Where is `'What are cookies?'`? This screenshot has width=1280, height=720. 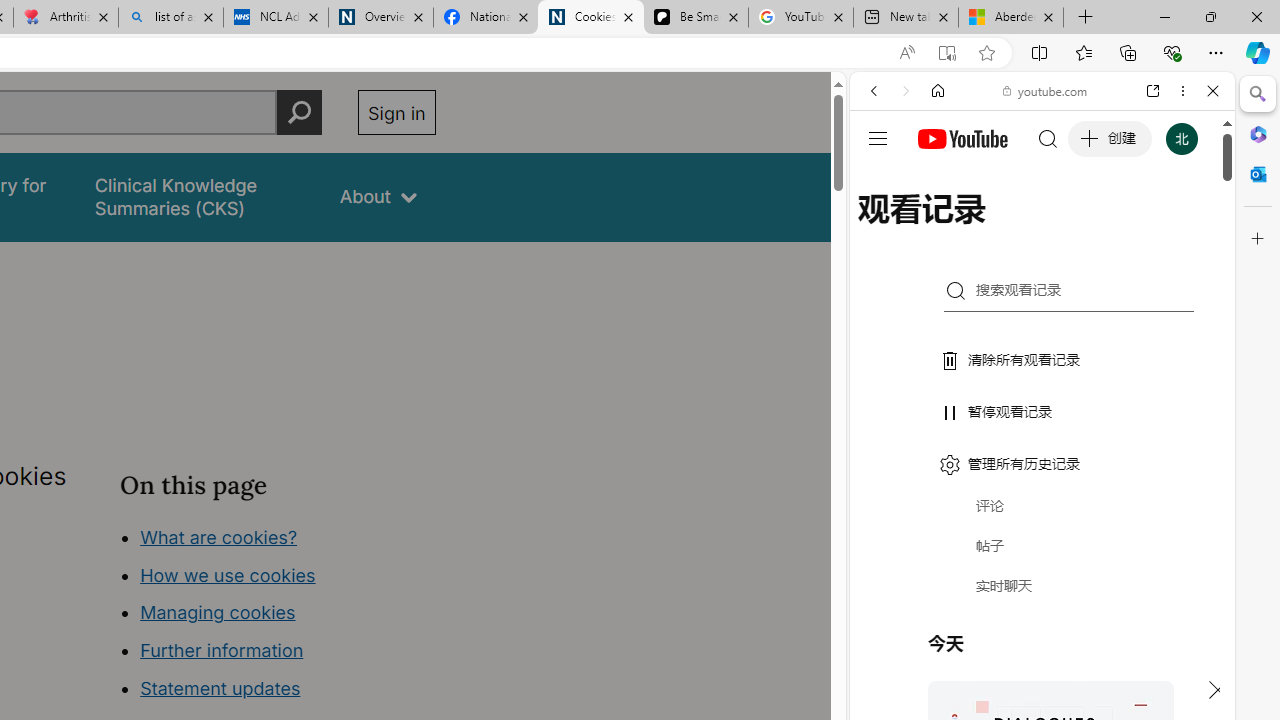 'What are cookies?' is located at coordinates (218, 536).